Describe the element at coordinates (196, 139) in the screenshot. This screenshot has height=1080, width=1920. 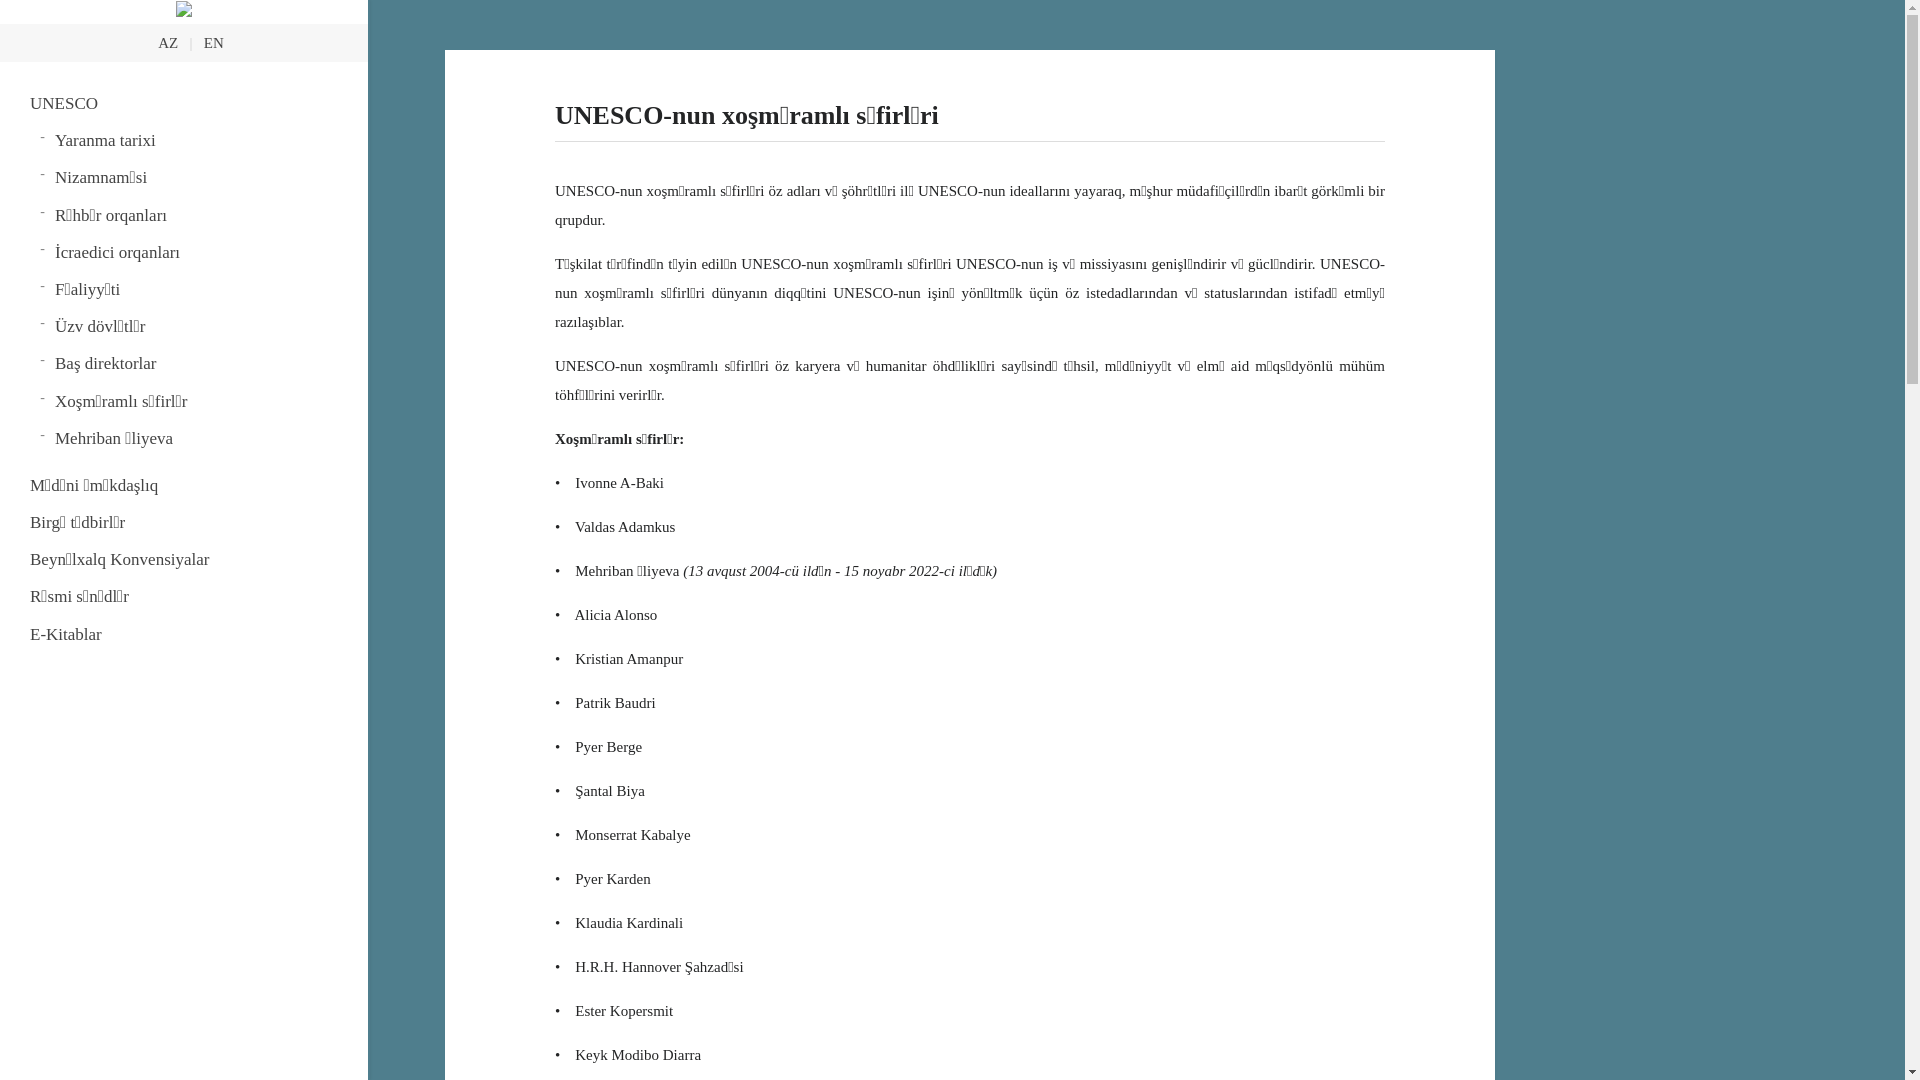
I see `'Yaranma tarixi'` at that location.